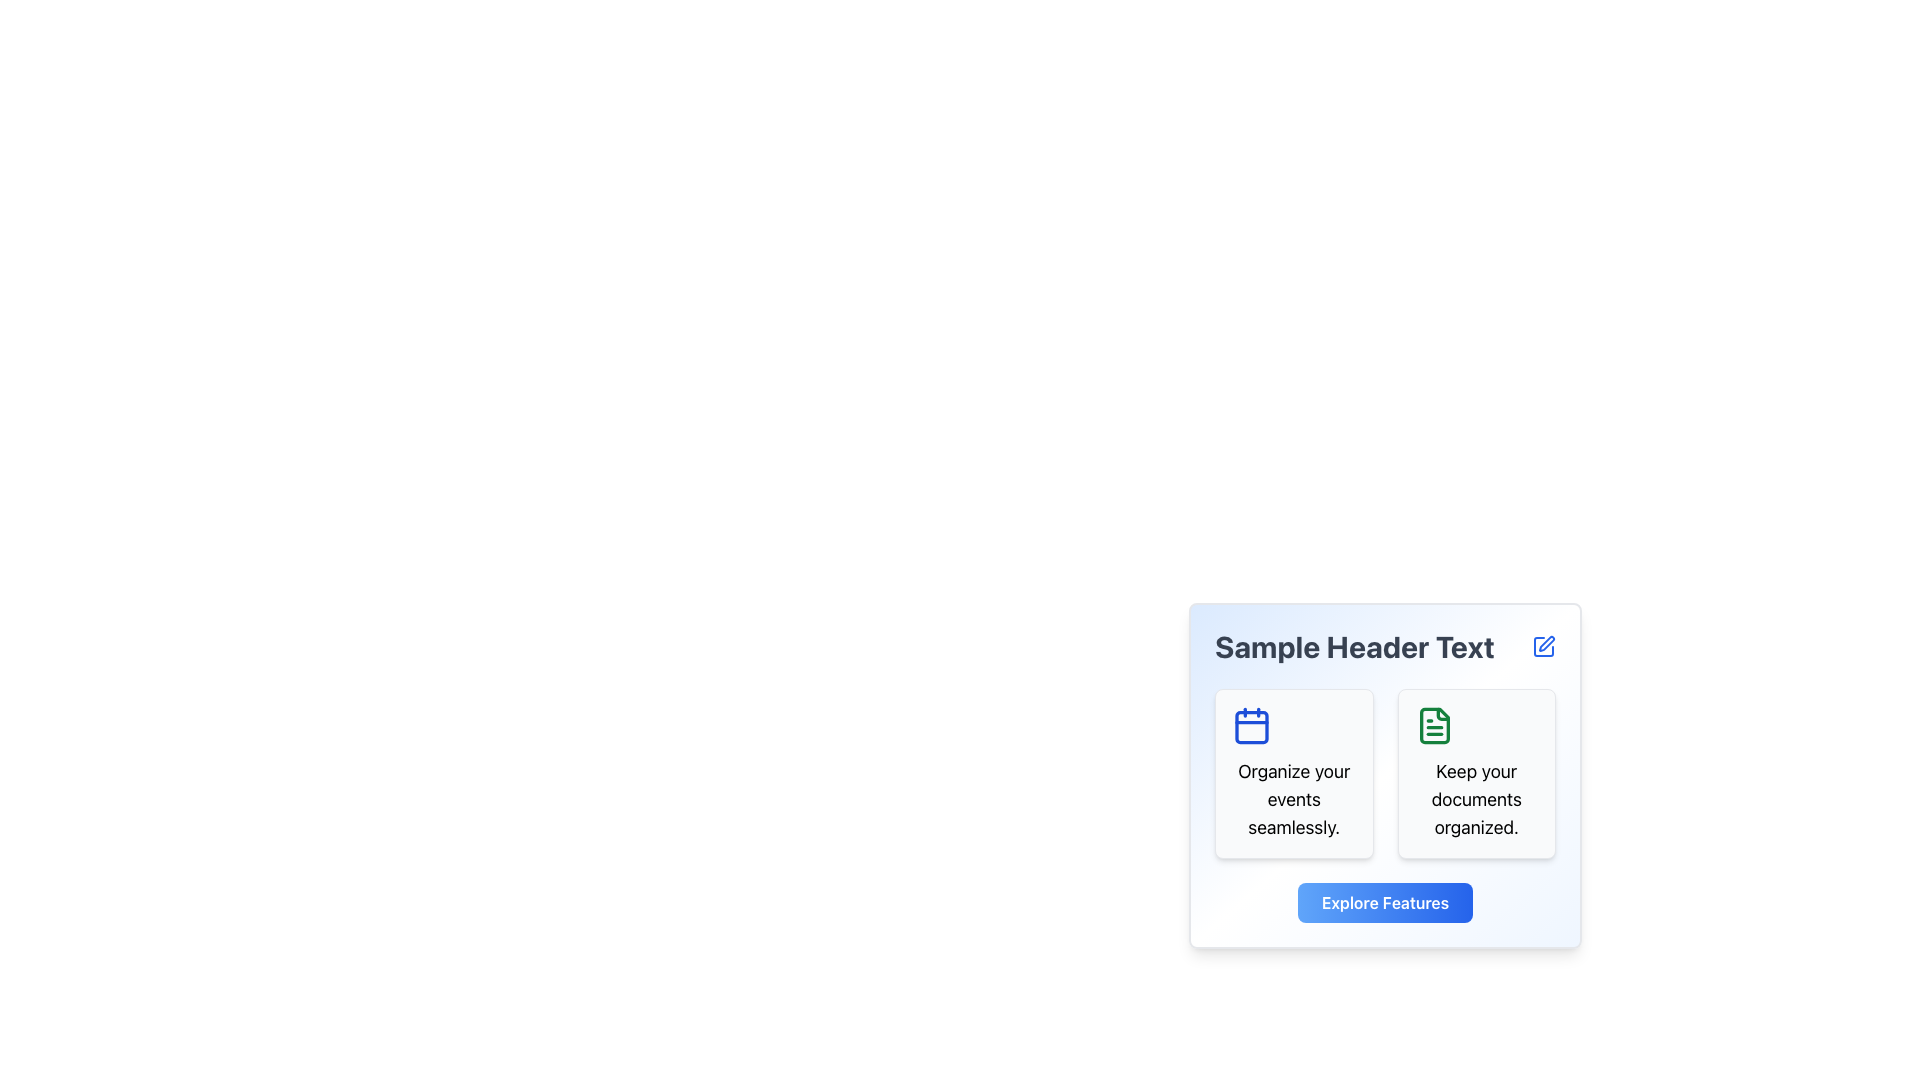 Image resolution: width=1920 pixels, height=1080 pixels. What do you see at coordinates (1433, 725) in the screenshot?
I see `the green document icon with a folded corner located inside the right feature box labeled 'Keep your documents organized'` at bounding box center [1433, 725].